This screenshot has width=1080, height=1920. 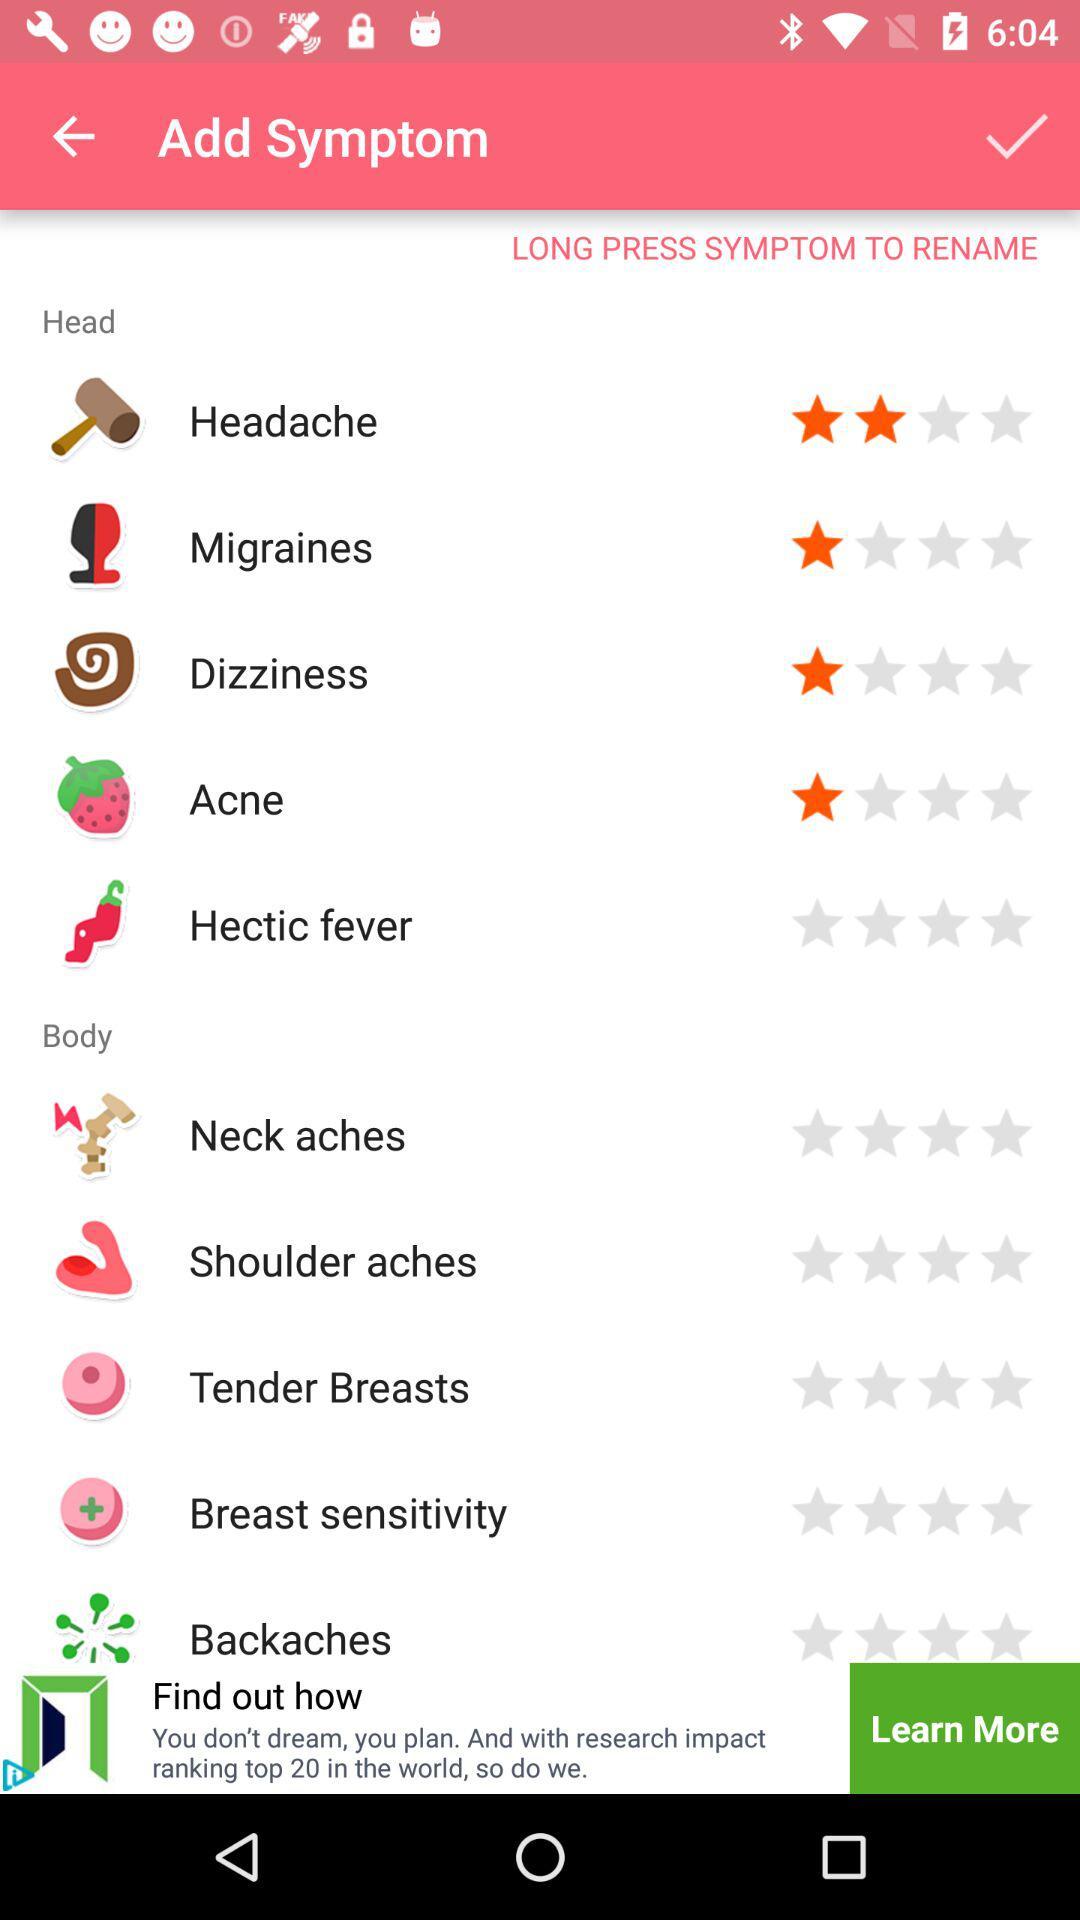 I want to click on star option, so click(x=1006, y=1512).